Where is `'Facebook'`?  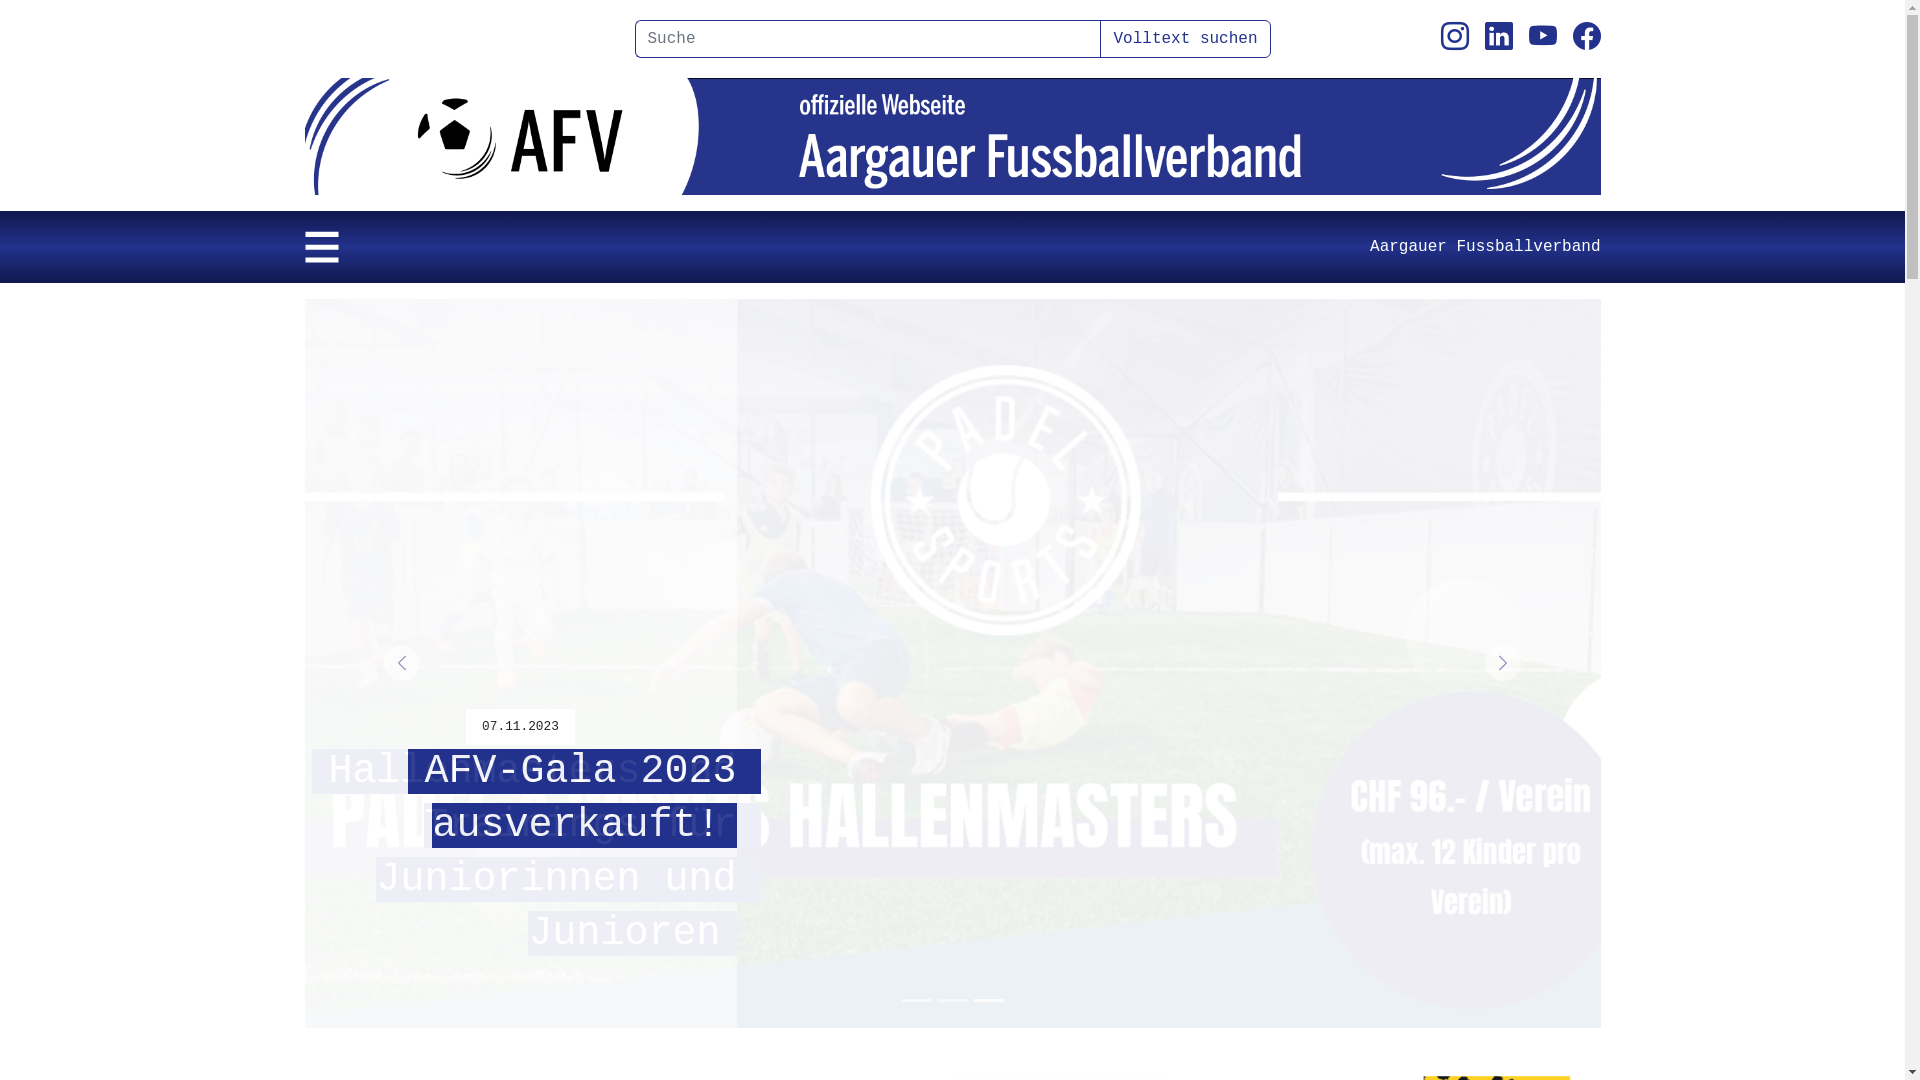 'Facebook' is located at coordinates (1584, 38).